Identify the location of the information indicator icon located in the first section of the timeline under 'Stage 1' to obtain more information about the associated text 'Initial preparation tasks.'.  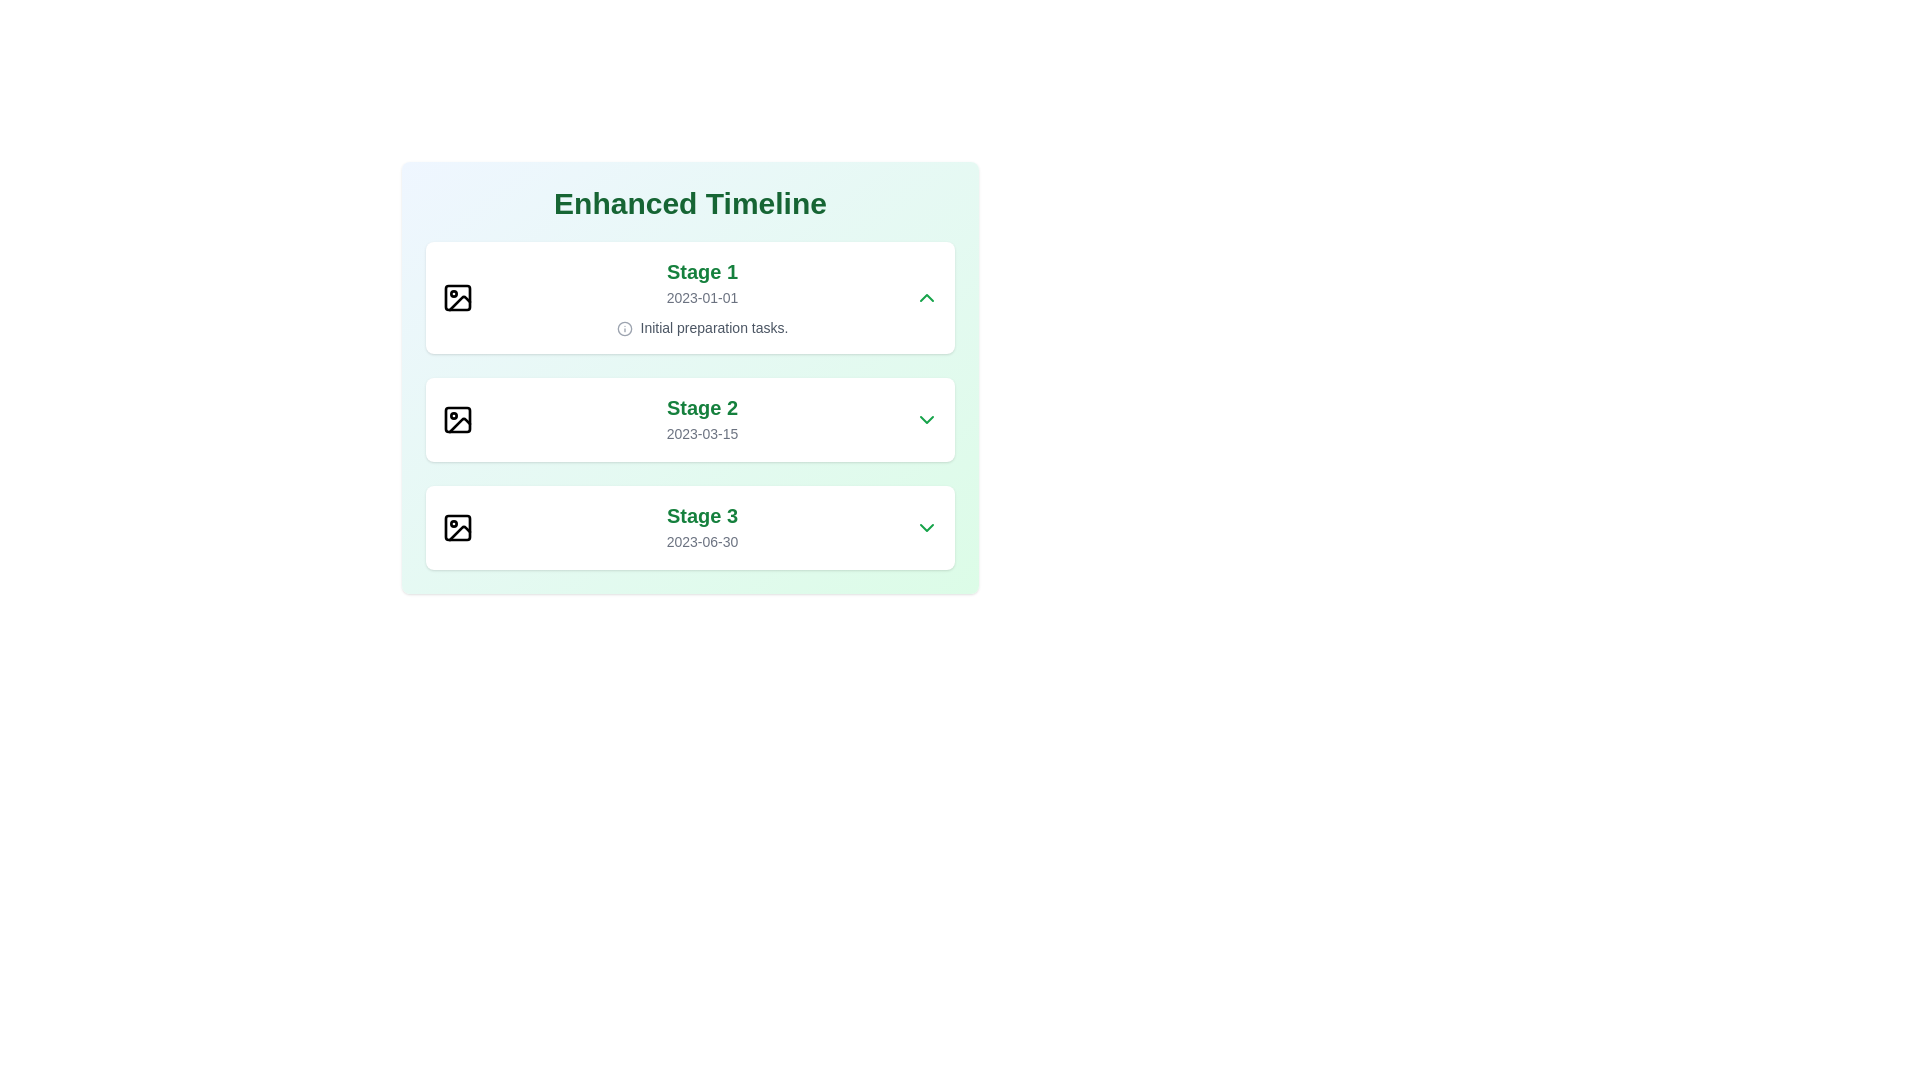
(623, 328).